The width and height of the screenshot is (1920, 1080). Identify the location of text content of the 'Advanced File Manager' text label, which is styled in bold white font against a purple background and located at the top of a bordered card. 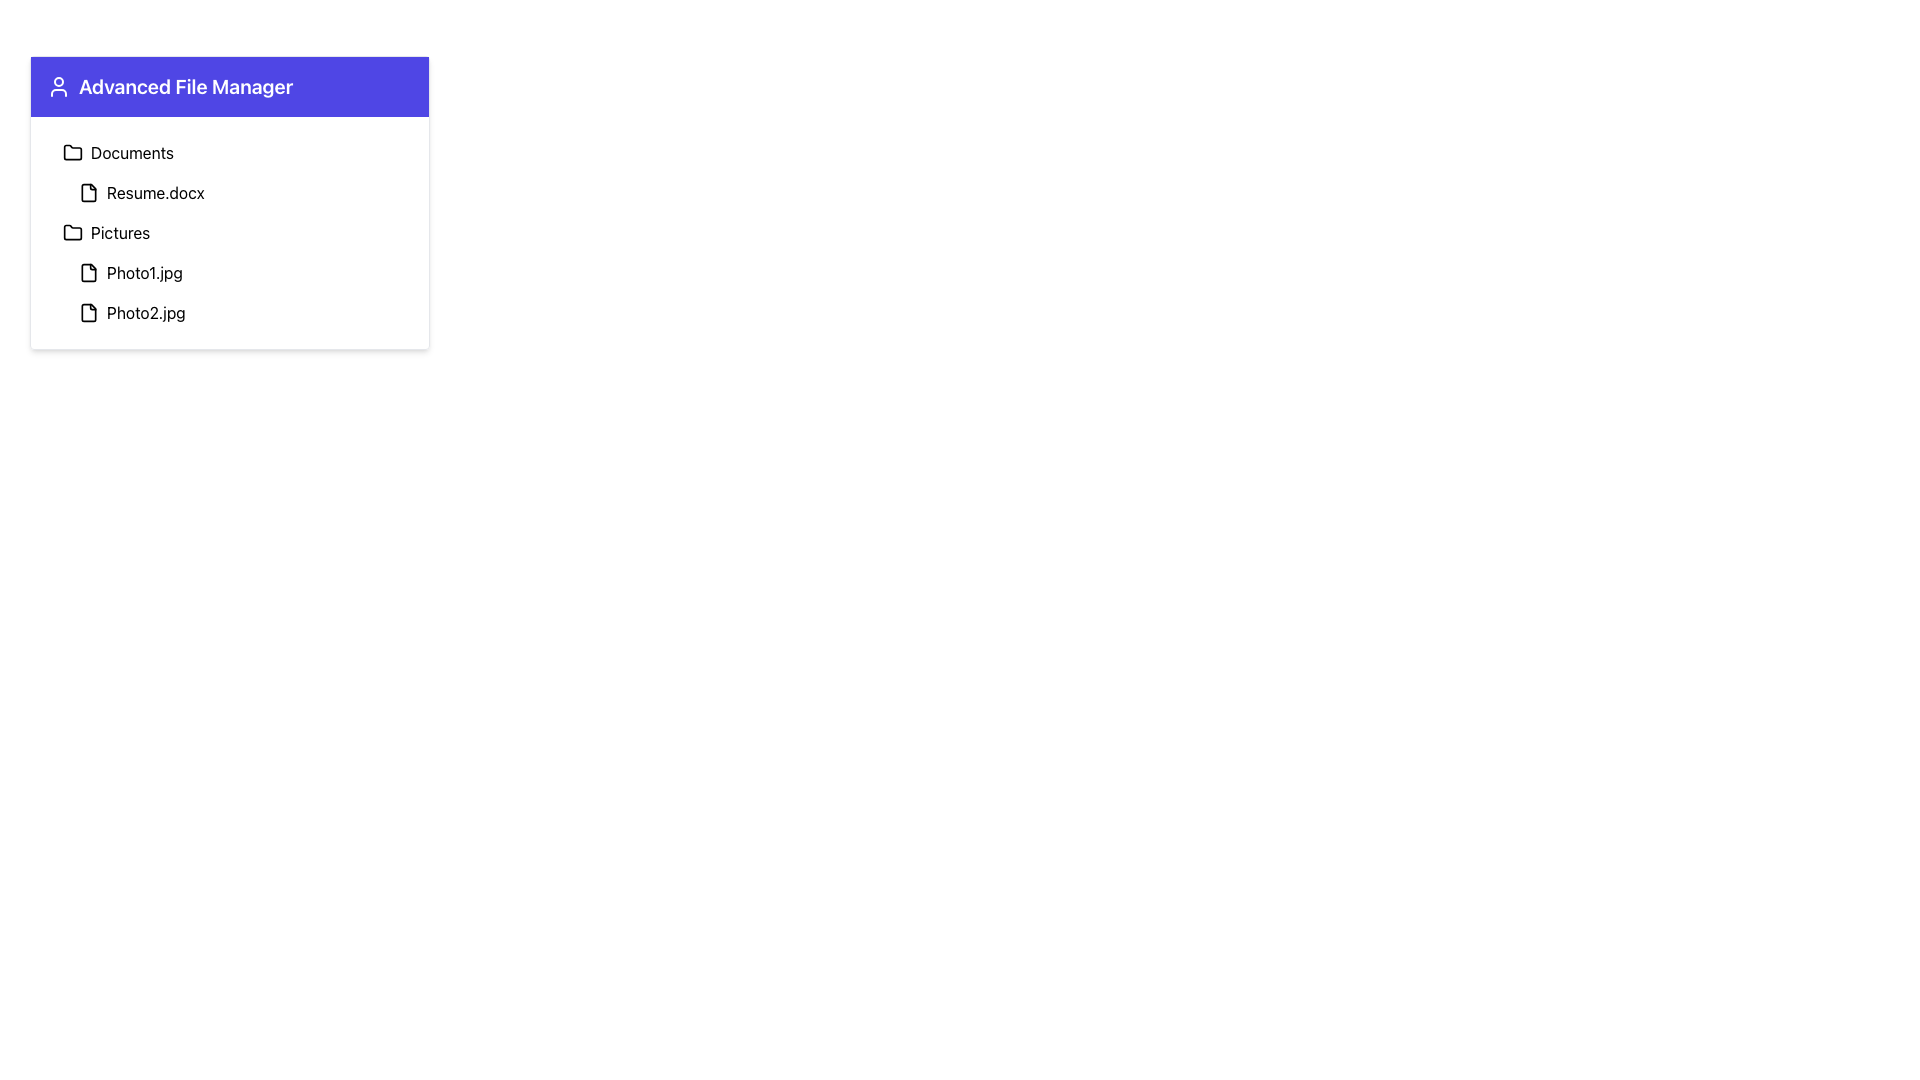
(230, 86).